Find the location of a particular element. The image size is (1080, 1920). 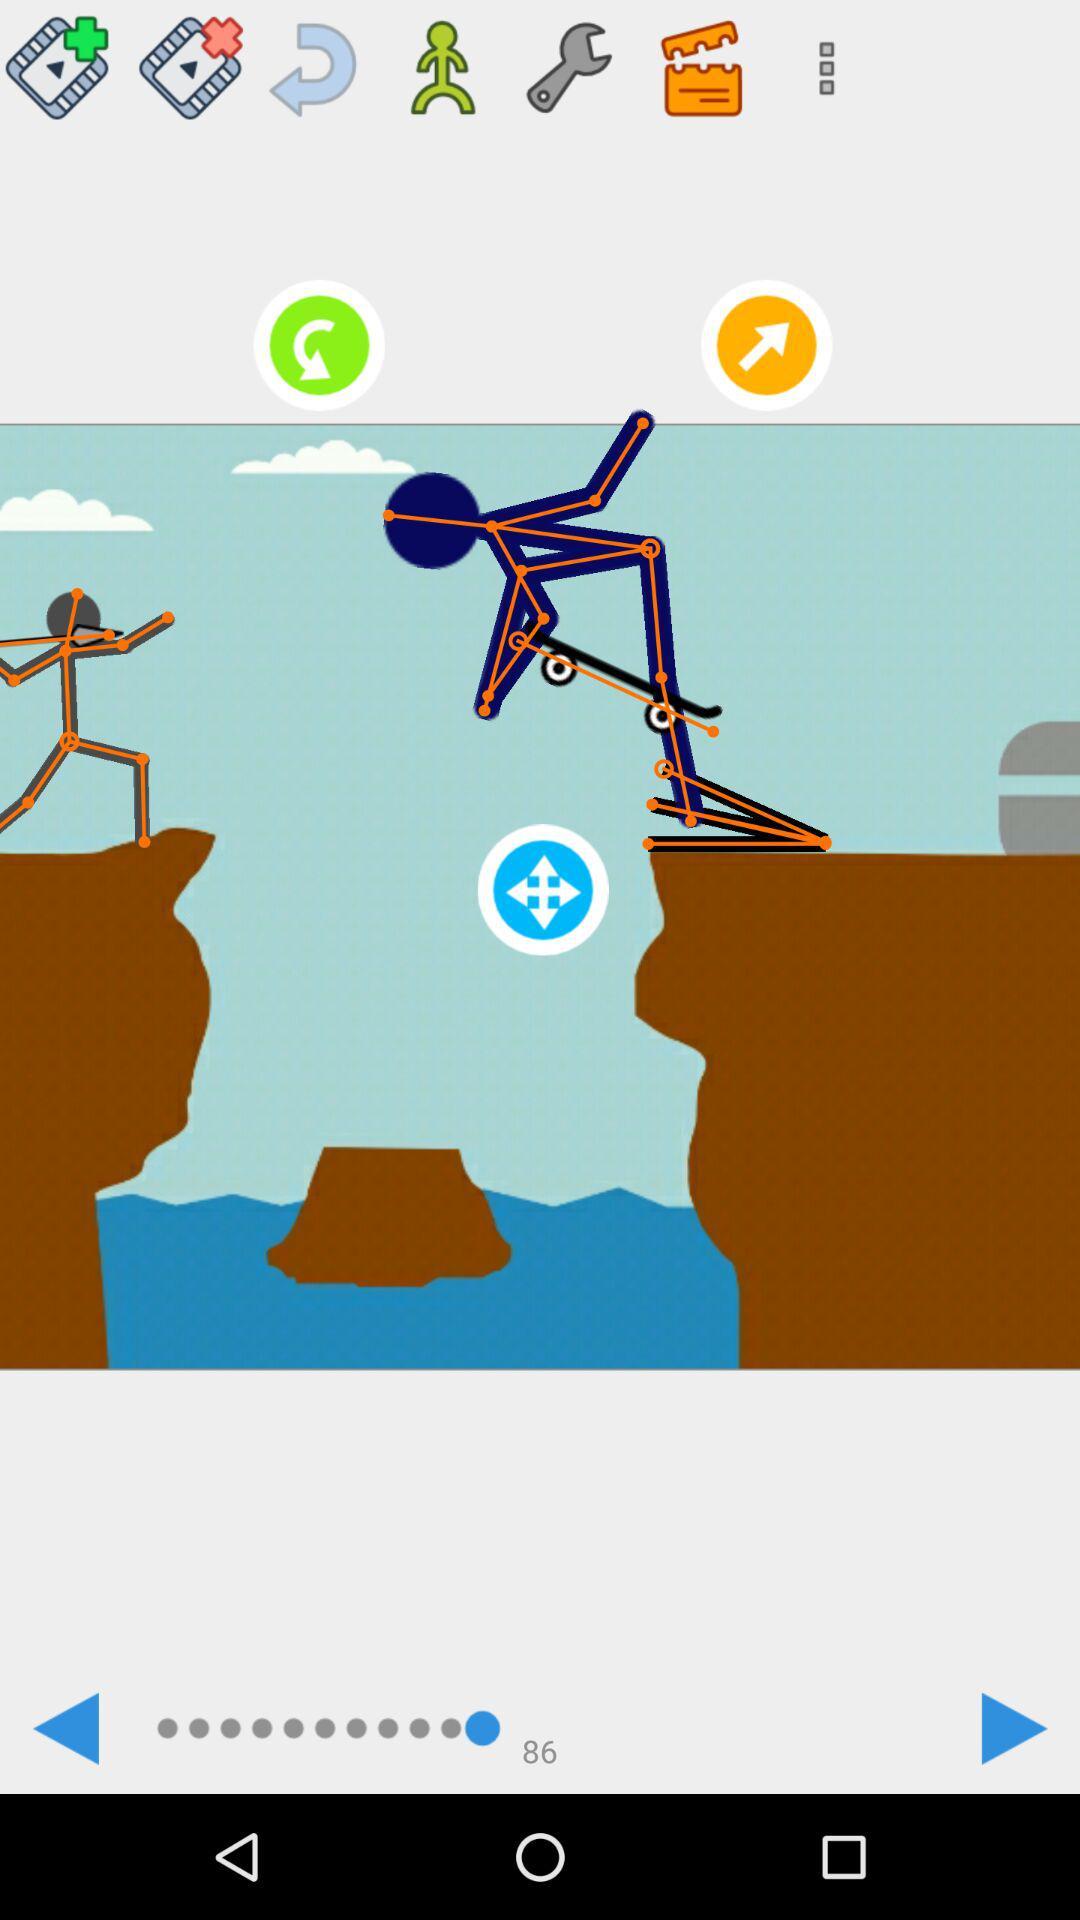

revert undo something is located at coordinates (315, 60).